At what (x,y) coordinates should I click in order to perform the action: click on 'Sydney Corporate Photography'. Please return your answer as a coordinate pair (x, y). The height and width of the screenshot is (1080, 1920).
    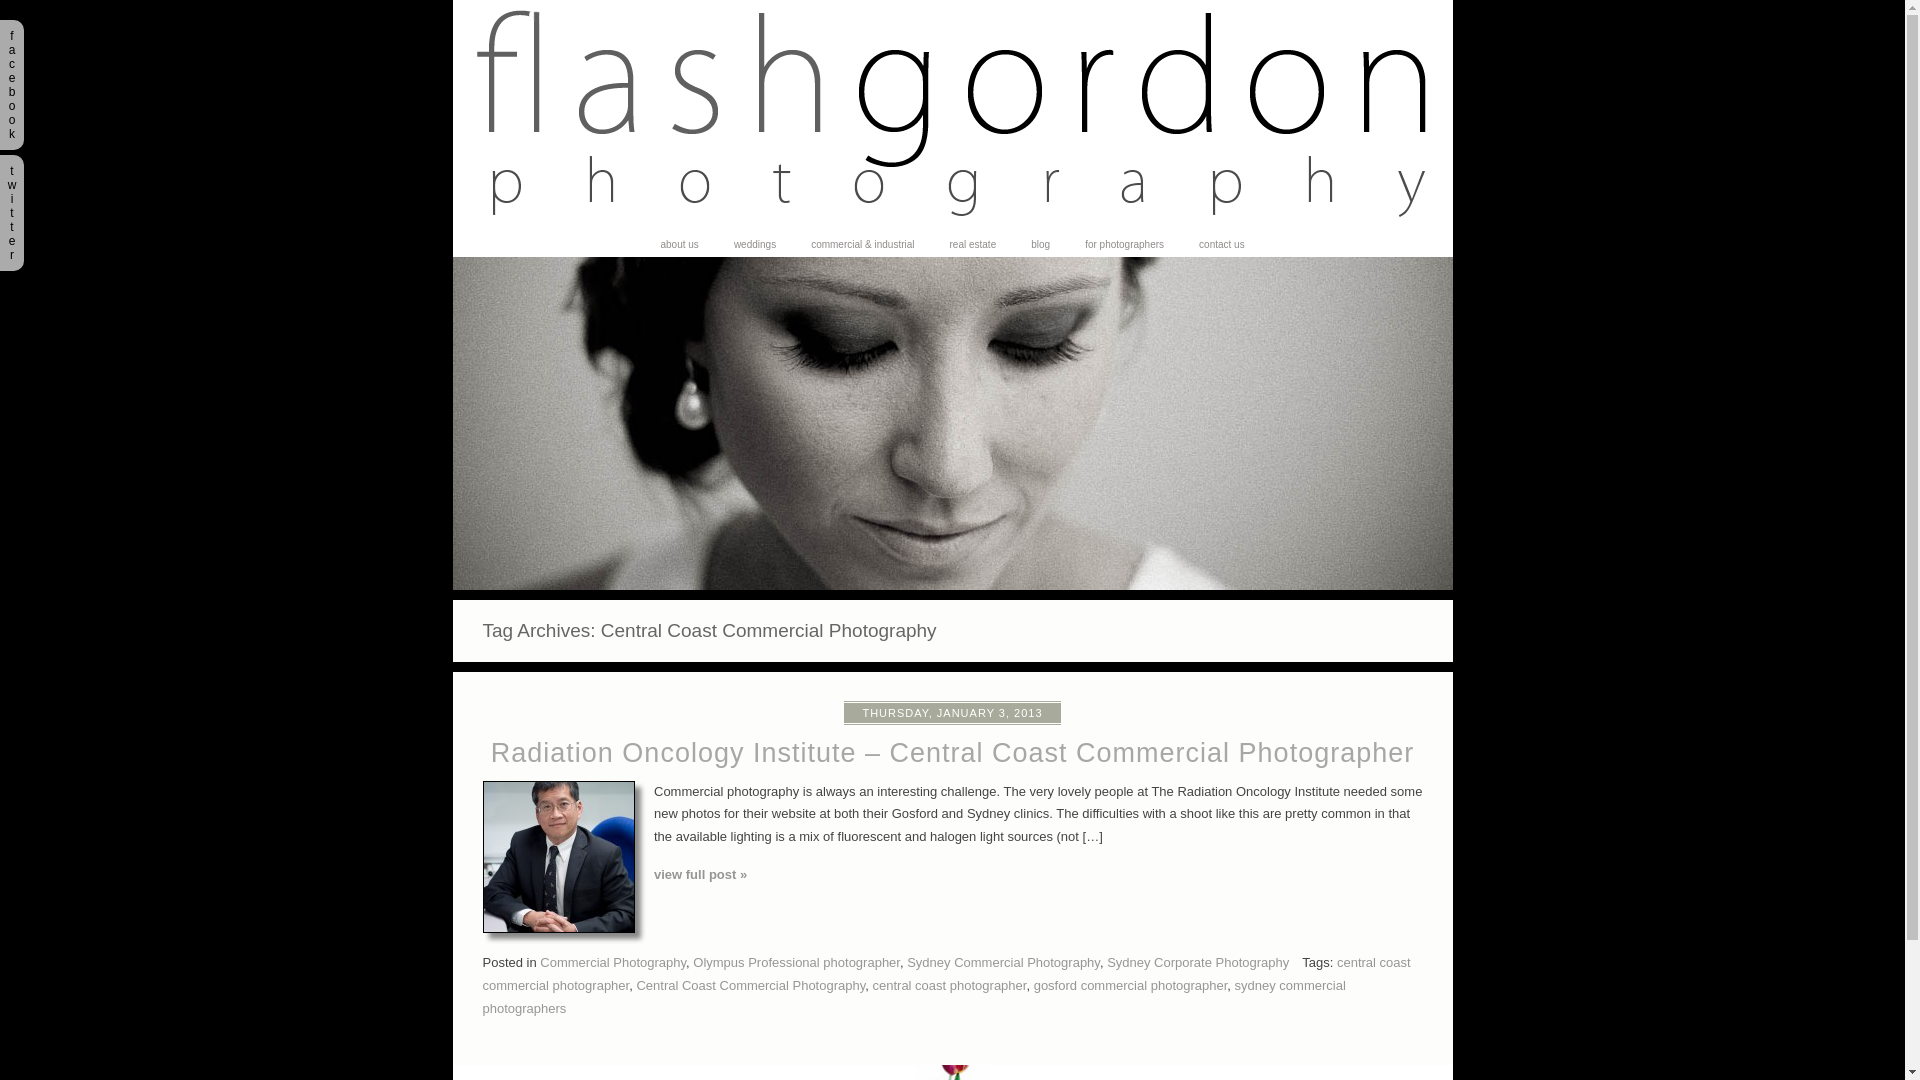
    Looking at the image, I should click on (1198, 961).